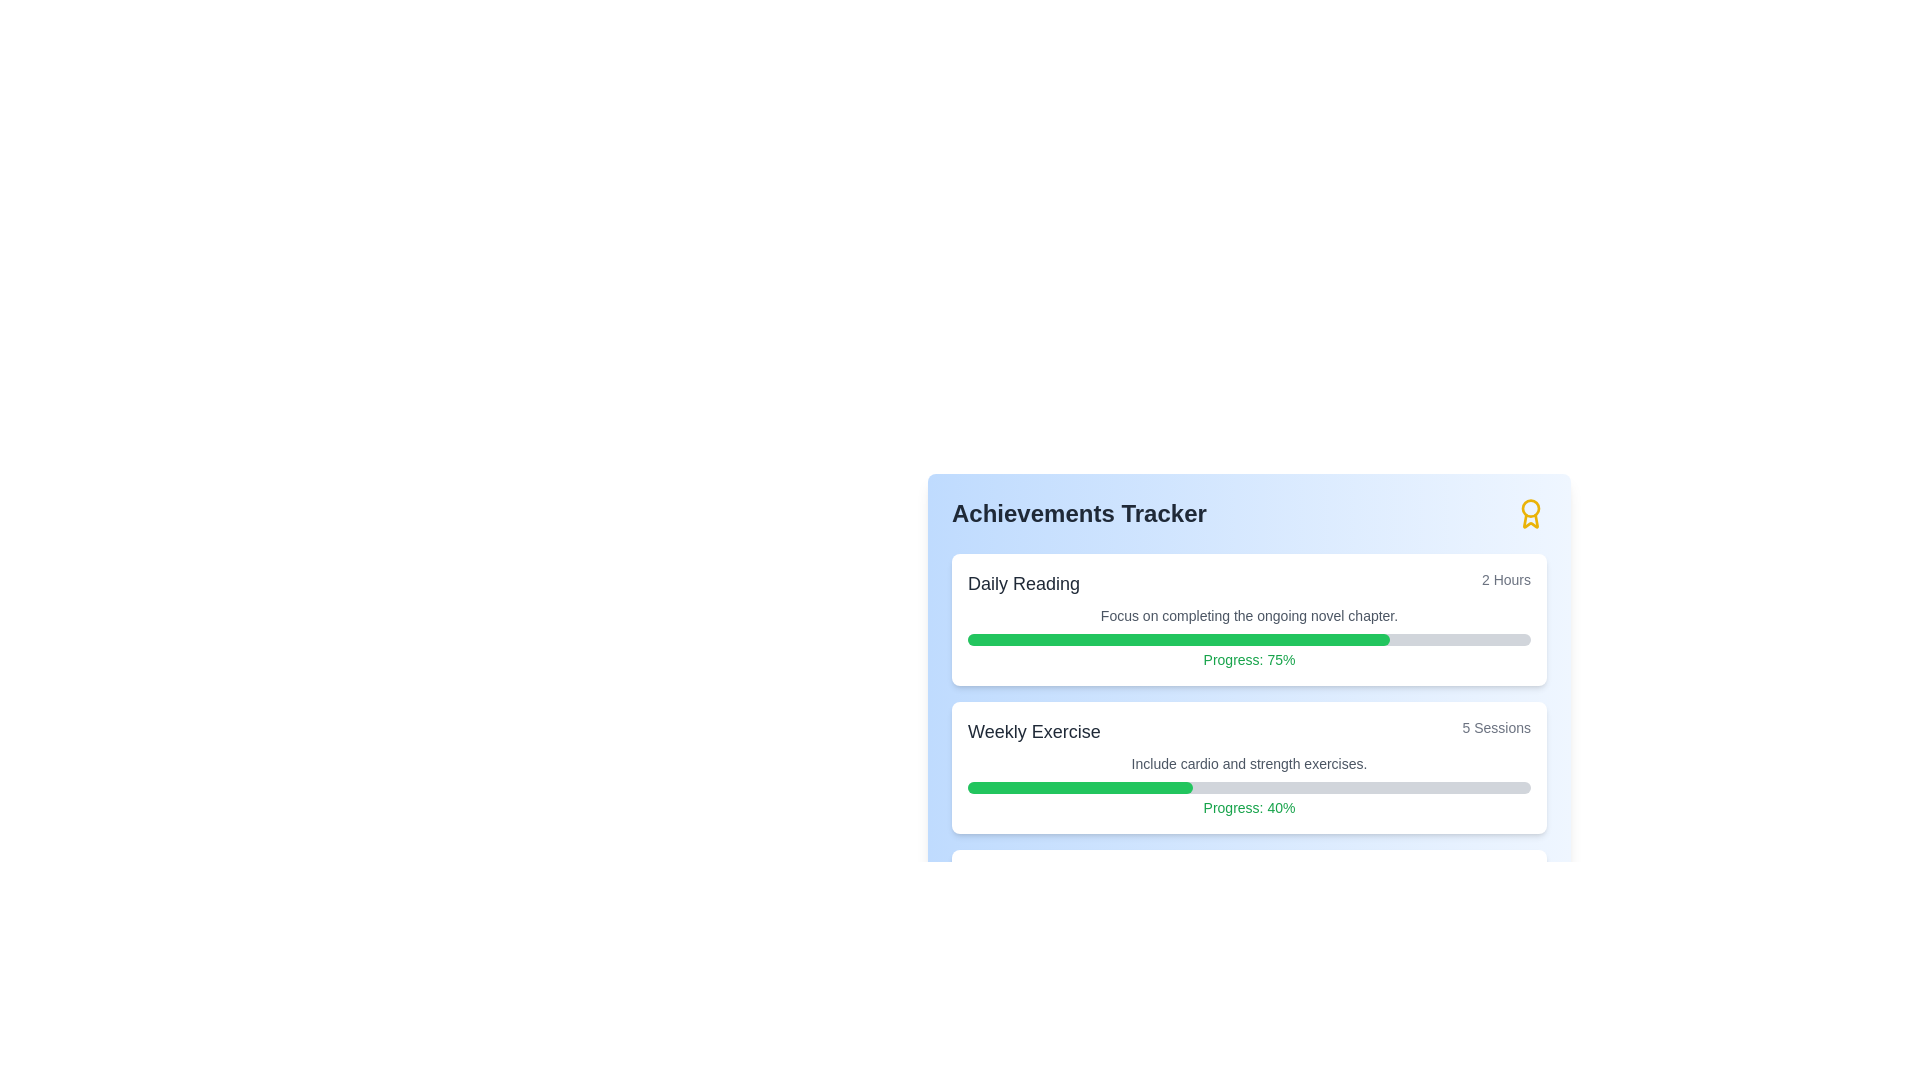 This screenshot has height=1080, width=1920. What do you see at coordinates (1506, 583) in the screenshot?
I see `the displayed duration on the text label that indicates time spent on a related activity, located to the right of the 'Daily Reading' text` at bounding box center [1506, 583].